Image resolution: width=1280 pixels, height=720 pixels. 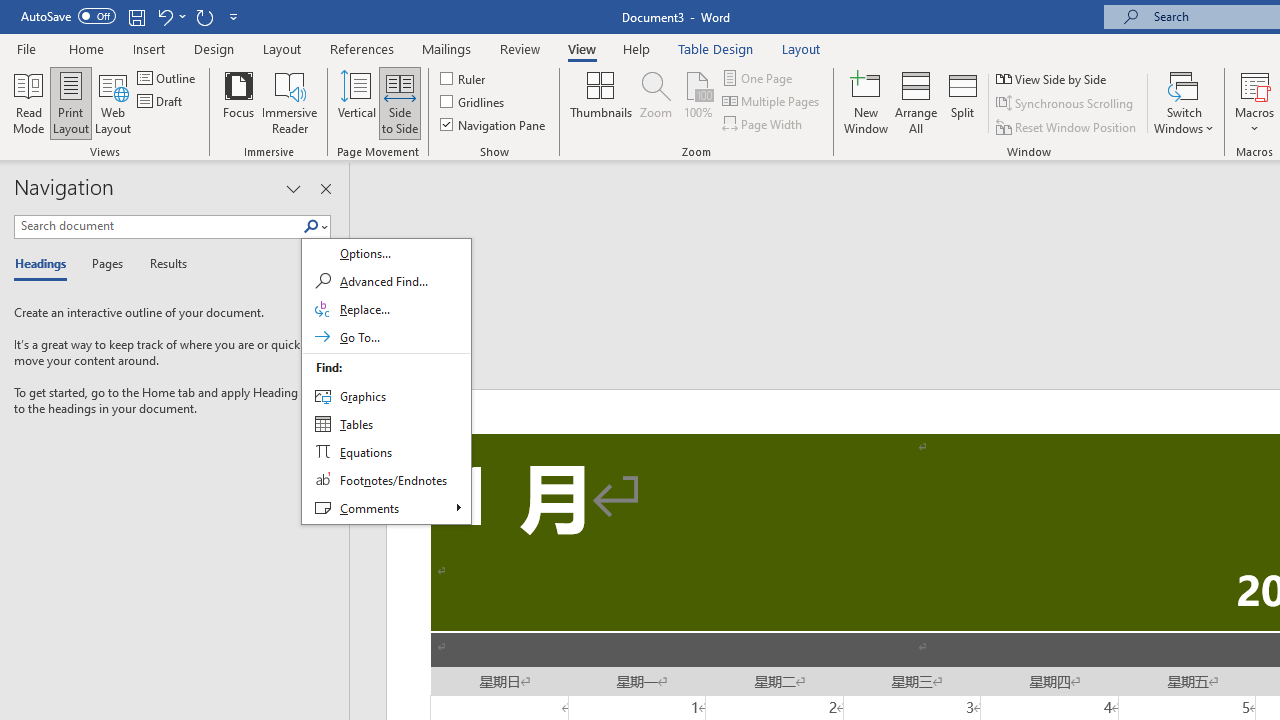 What do you see at coordinates (310, 226) in the screenshot?
I see `'Search'` at bounding box center [310, 226].